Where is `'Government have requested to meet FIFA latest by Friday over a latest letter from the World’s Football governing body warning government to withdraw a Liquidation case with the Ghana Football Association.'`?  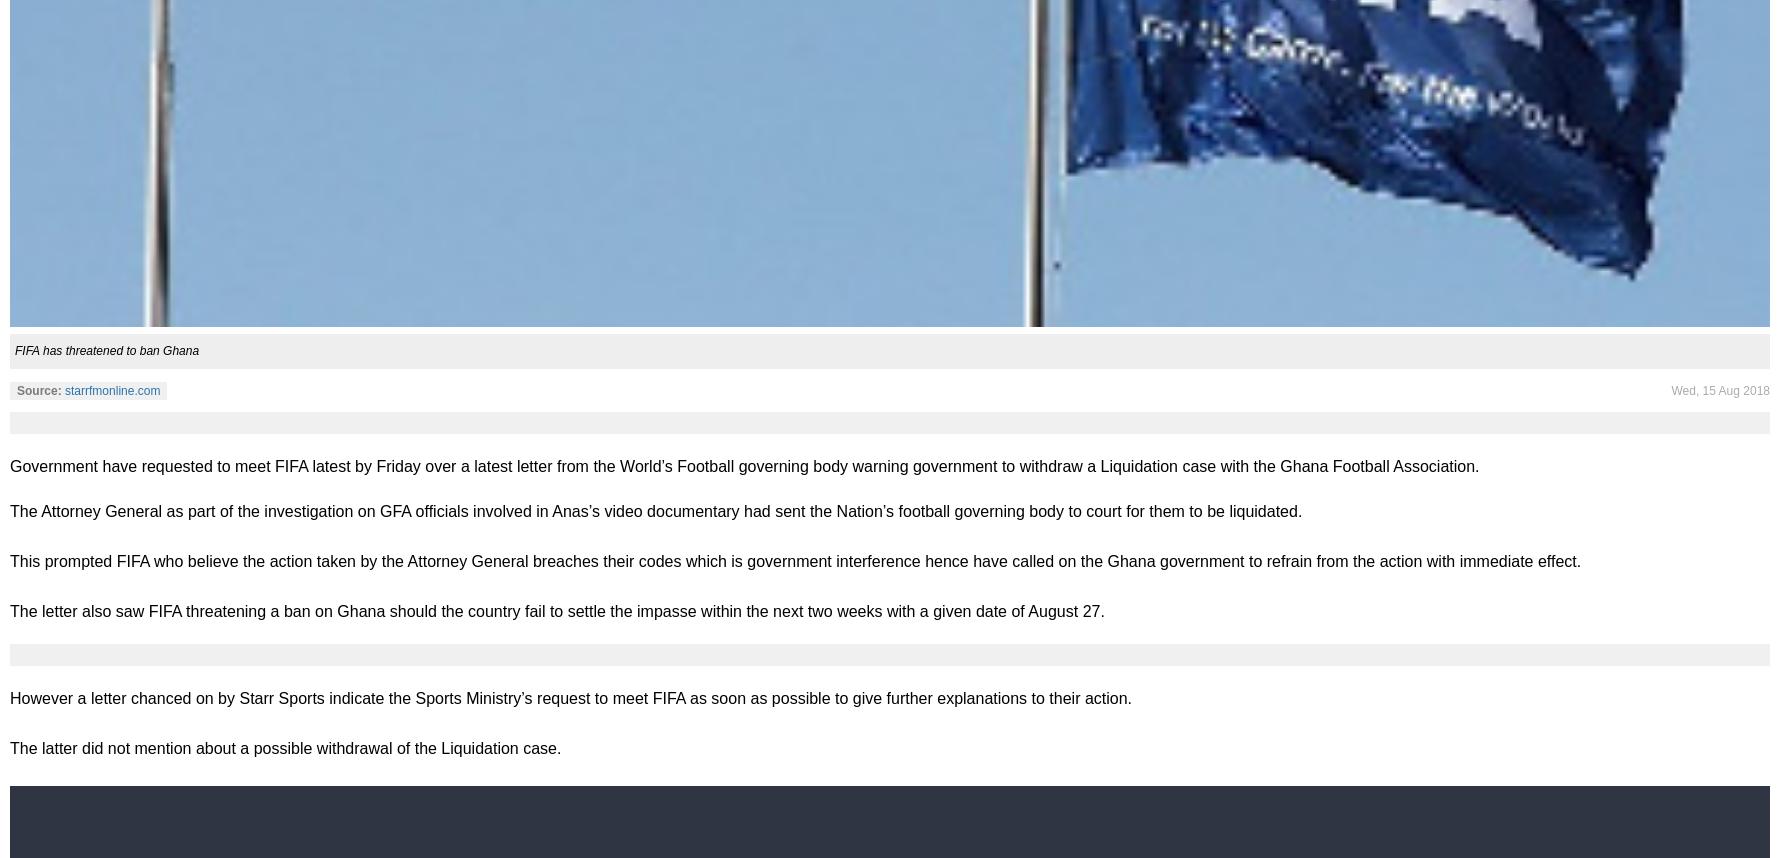 'Government have requested to meet FIFA latest by Friday over a latest letter from the World’s Football governing body warning government to withdraw a Liquidation case with the Ghana Football Association.' is located at coordinates (9, 465).